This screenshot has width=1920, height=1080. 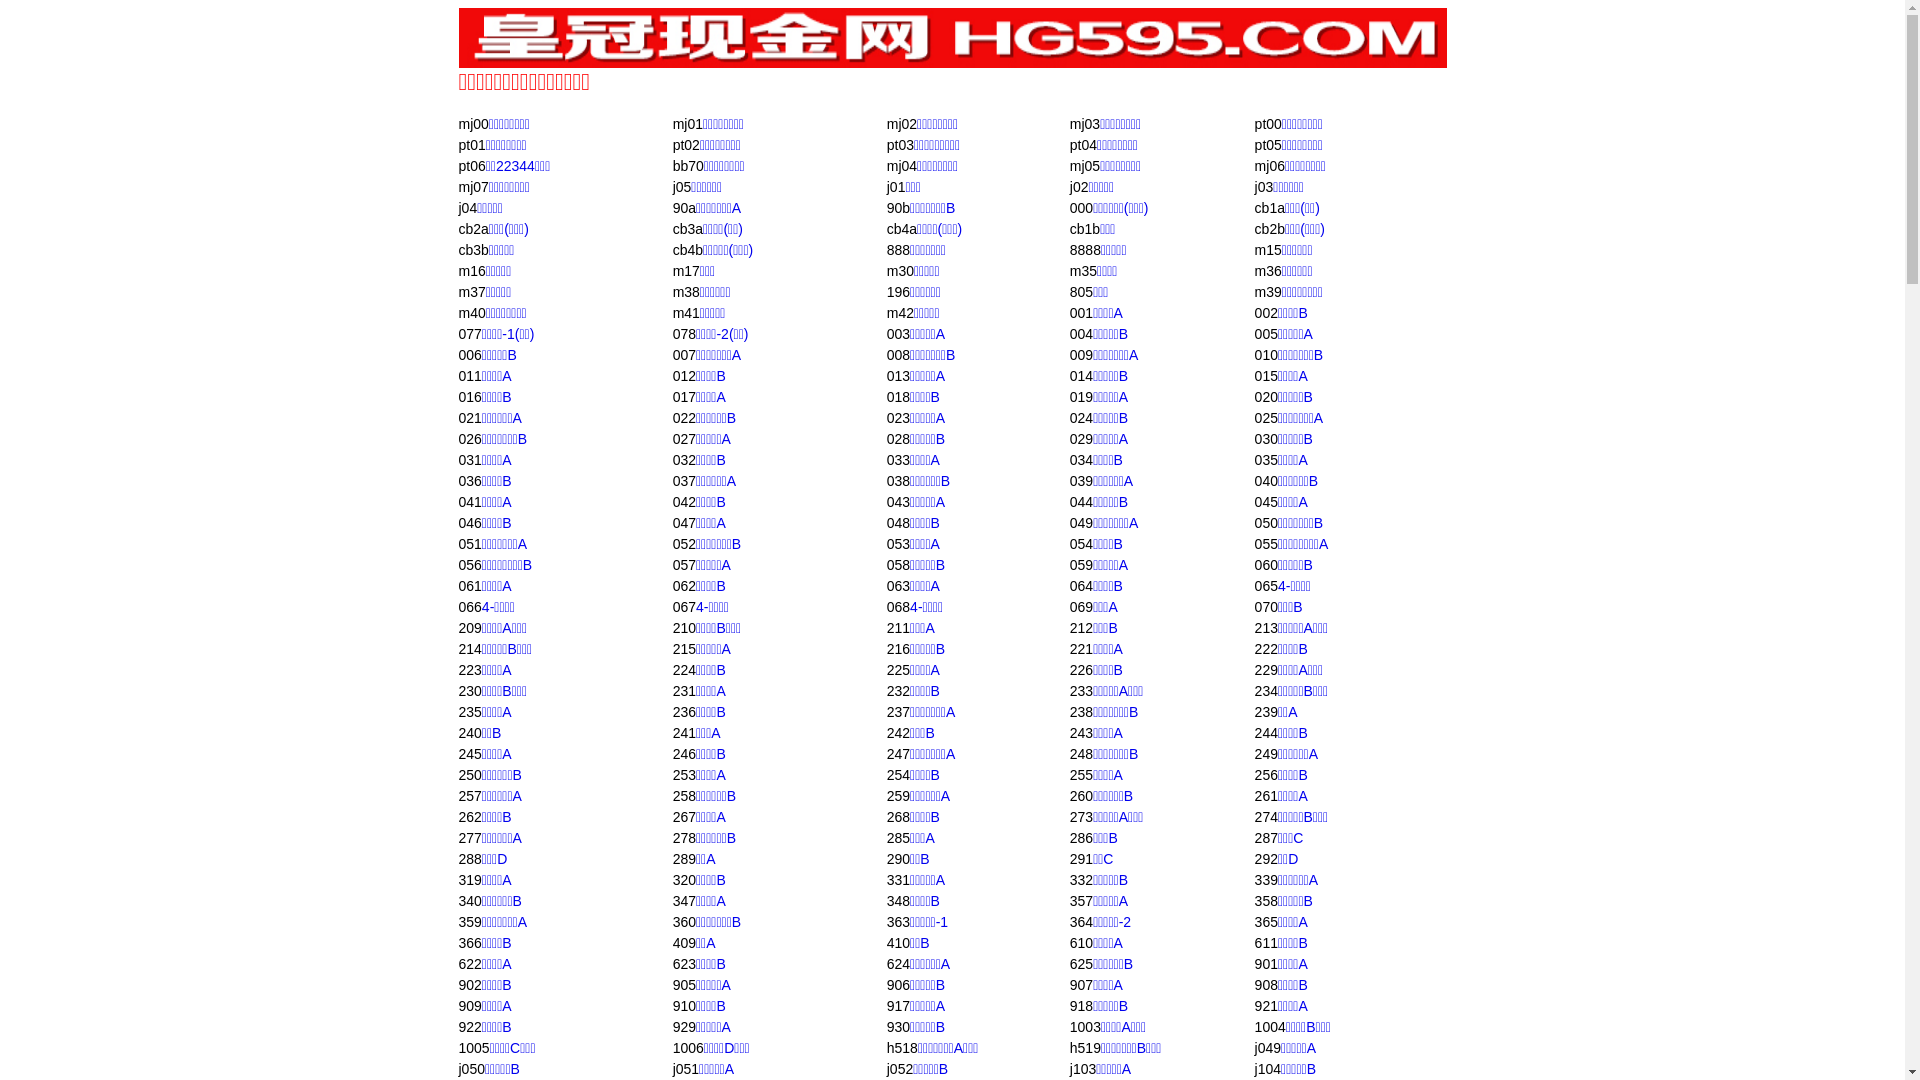 What do you see at coordinates (1069, 144) in the screenshot?
I see `'pt04'` at bounding box center [1069, 144].